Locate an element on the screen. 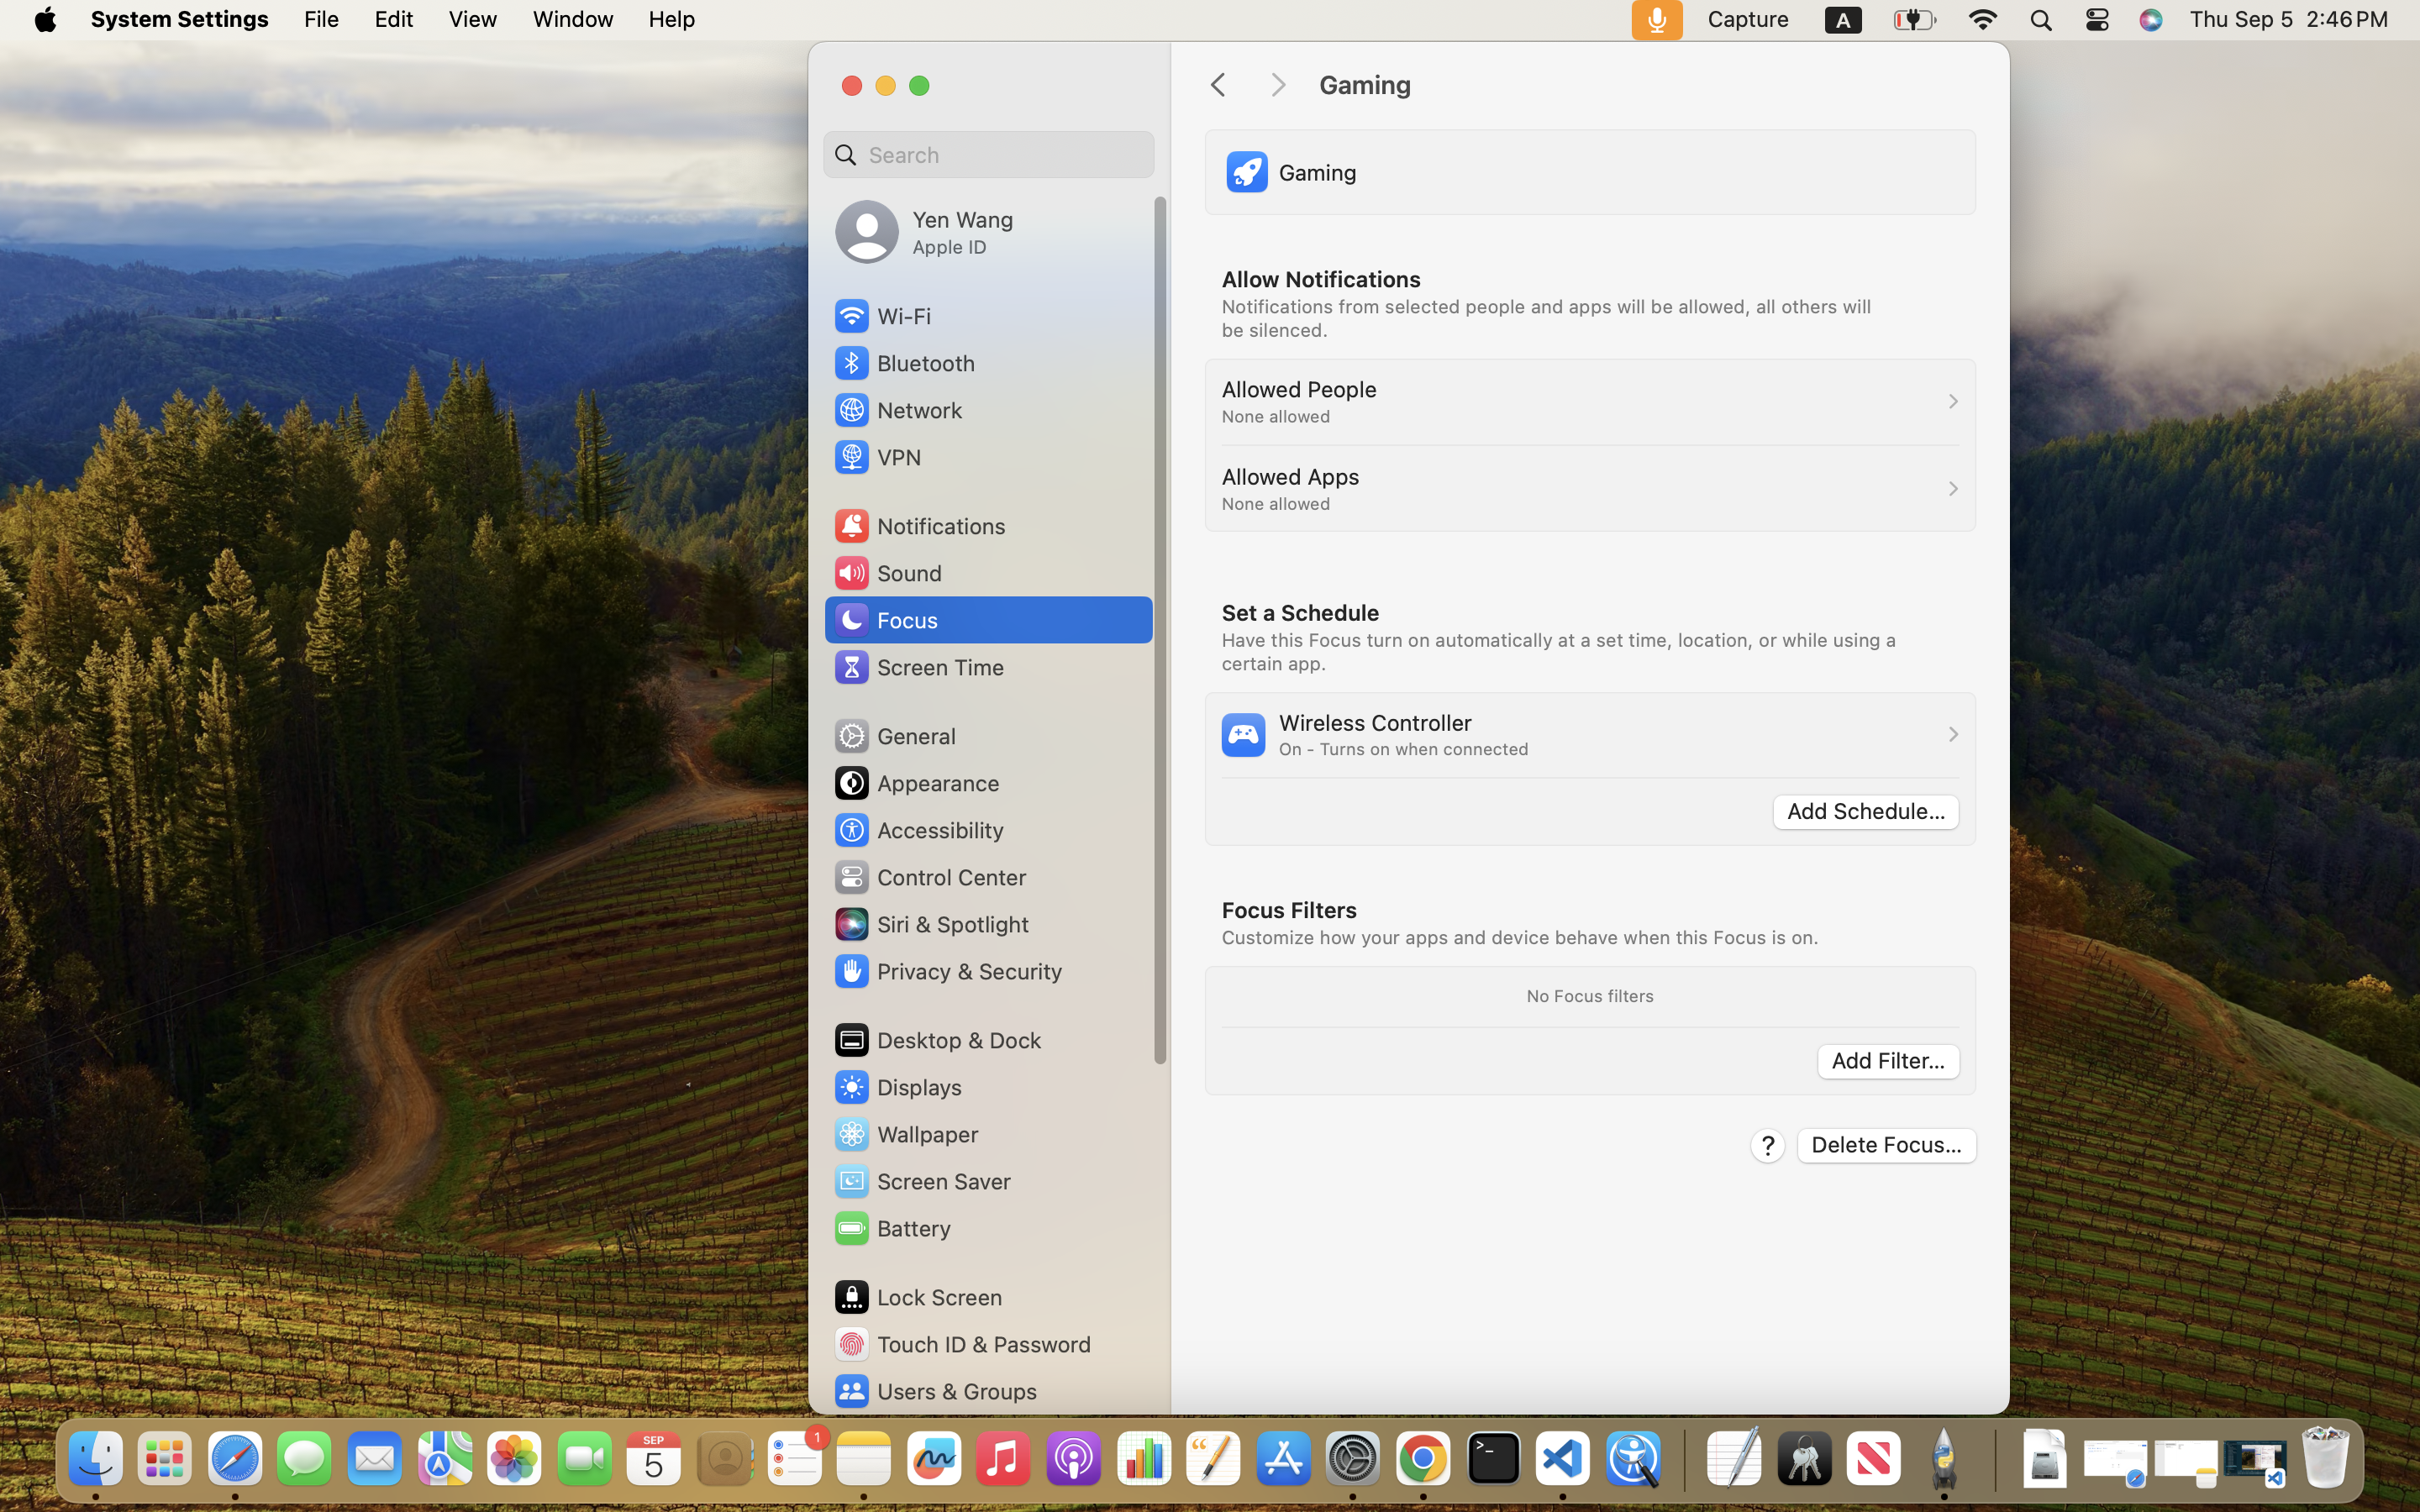  'General' is located at coordinates (892, 735).